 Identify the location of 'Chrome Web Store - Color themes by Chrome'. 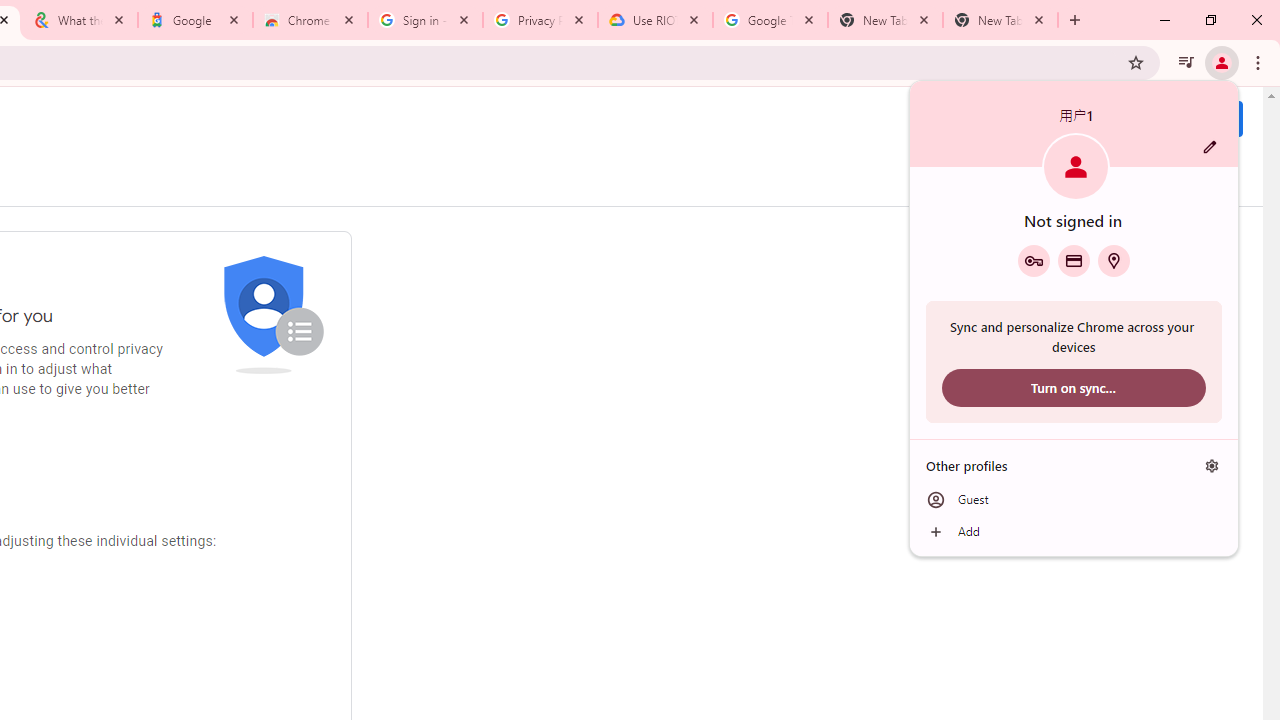
(310, 20).